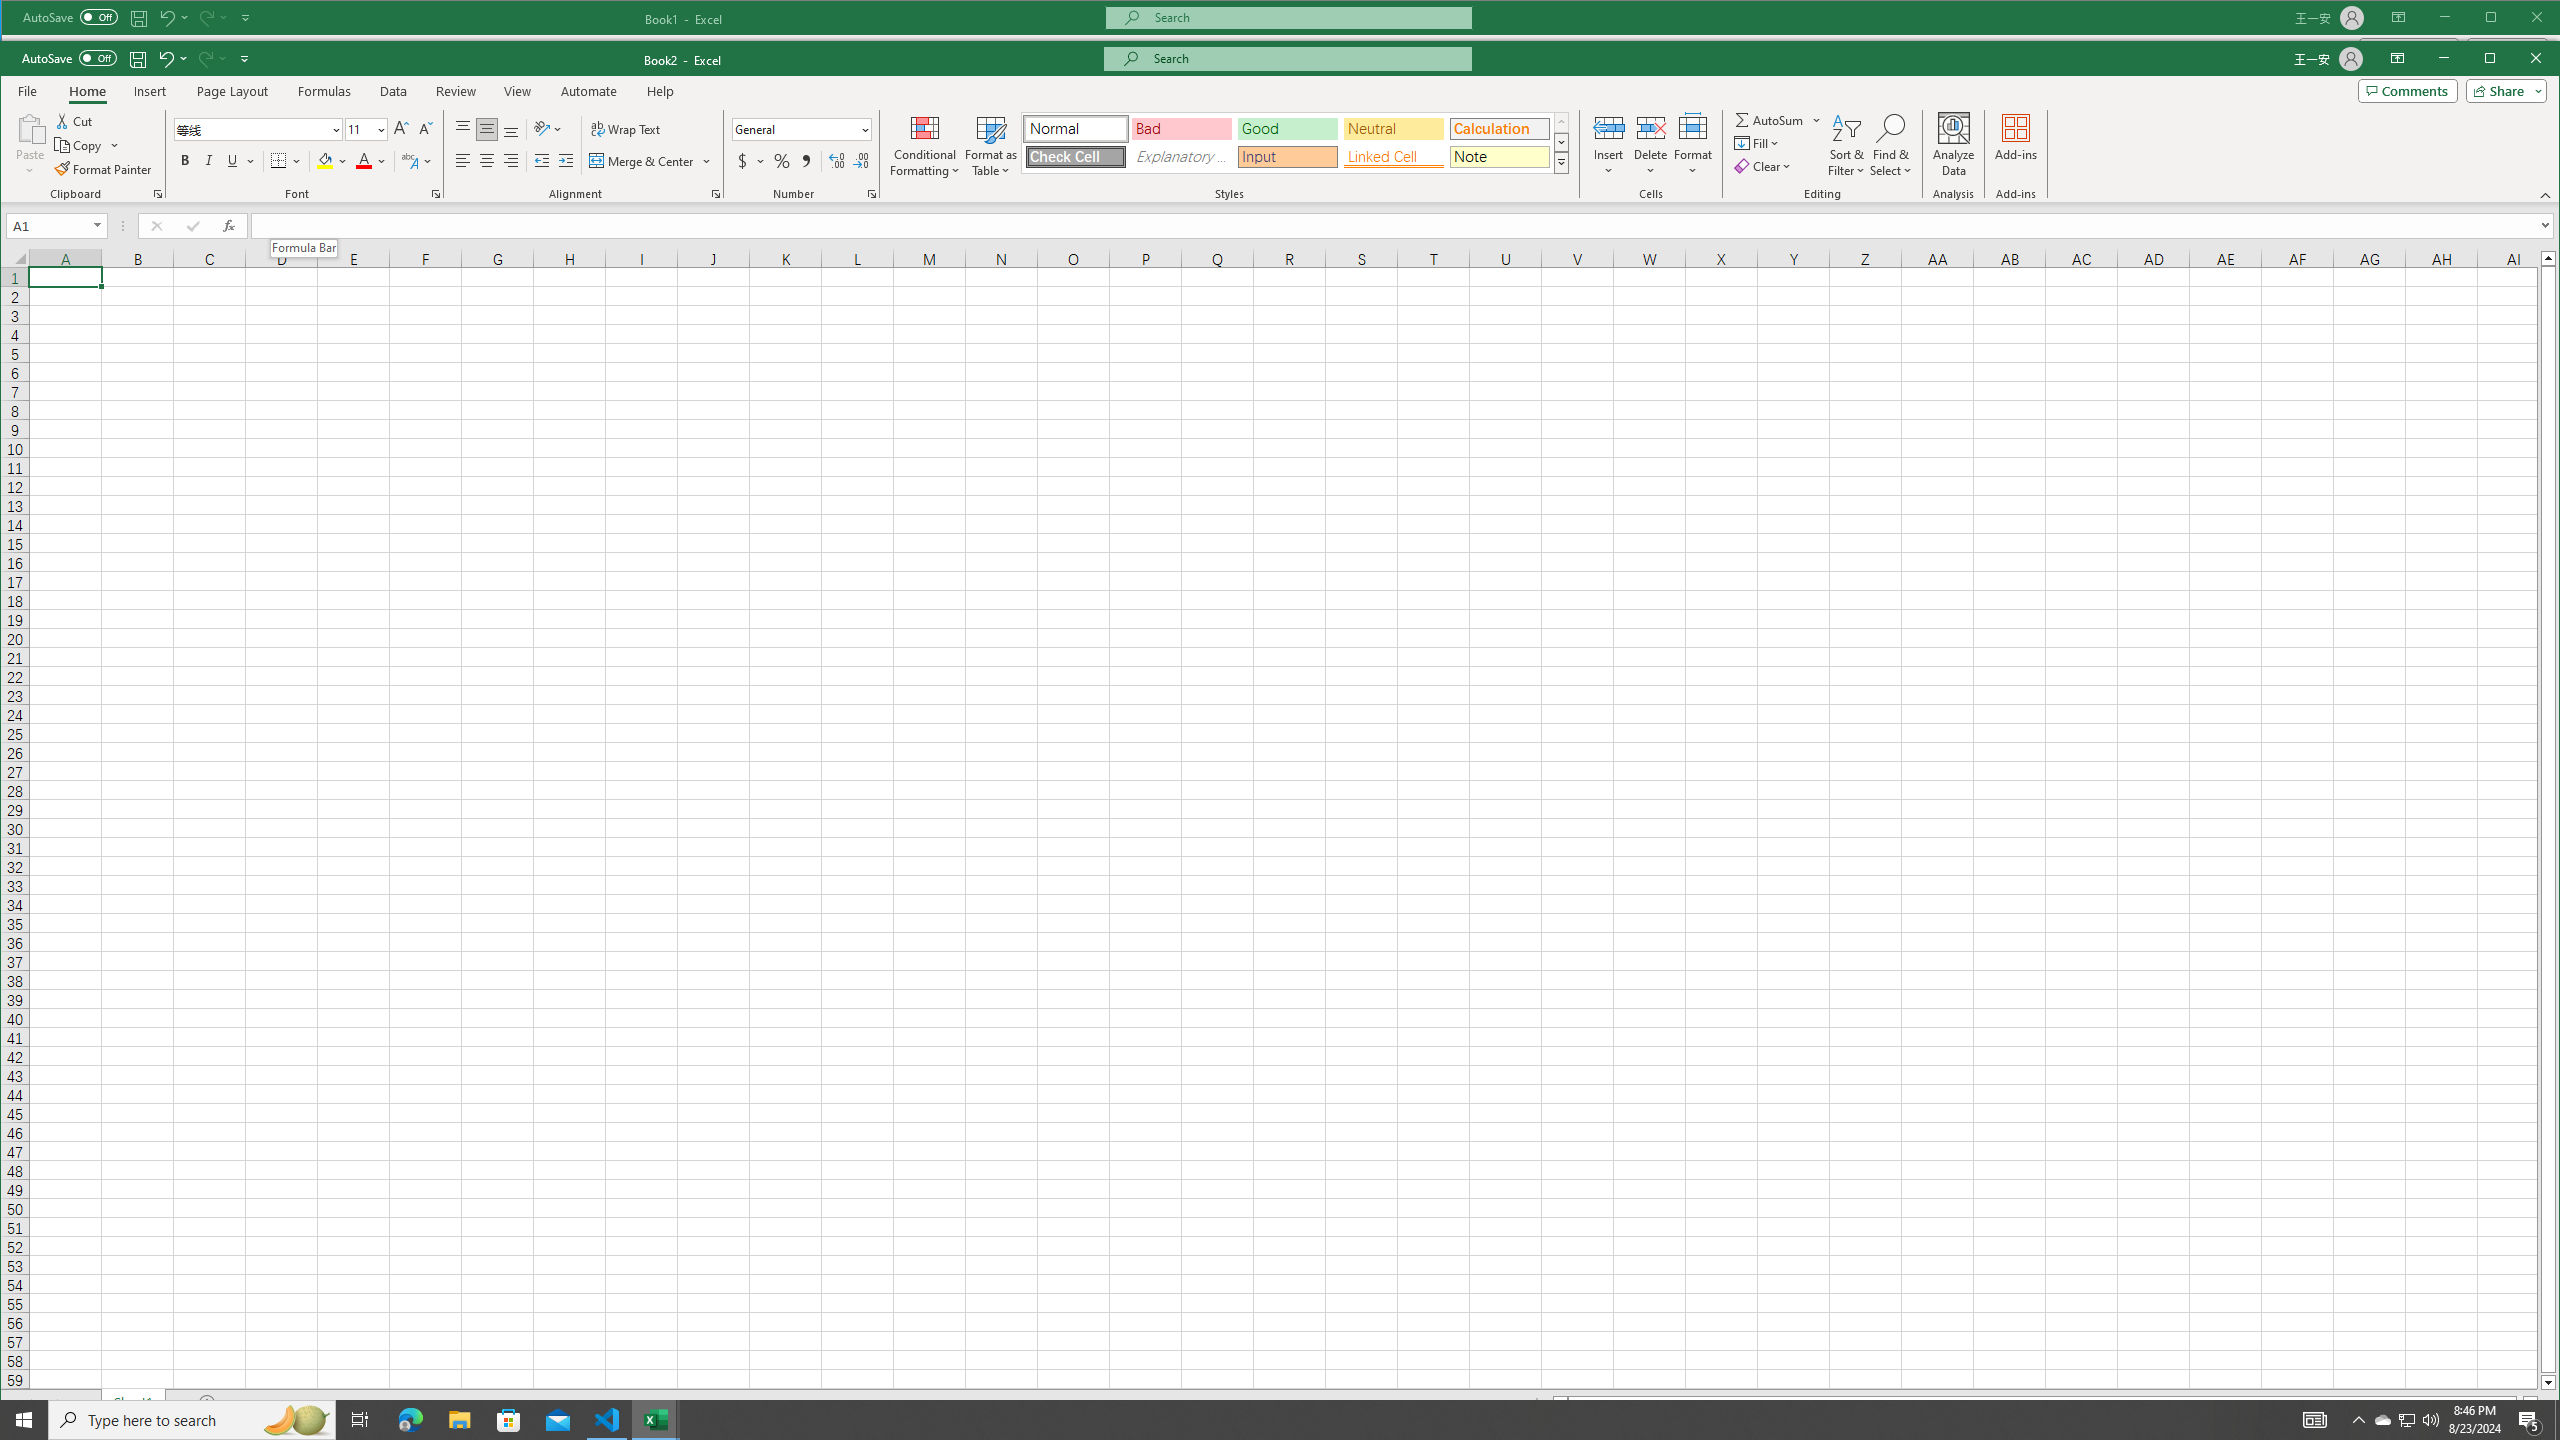  Describe the element at coordinates (134, 1428) in the screenshot. I see `'Accessibility Checker Accessibility: Good to go'` at that location.